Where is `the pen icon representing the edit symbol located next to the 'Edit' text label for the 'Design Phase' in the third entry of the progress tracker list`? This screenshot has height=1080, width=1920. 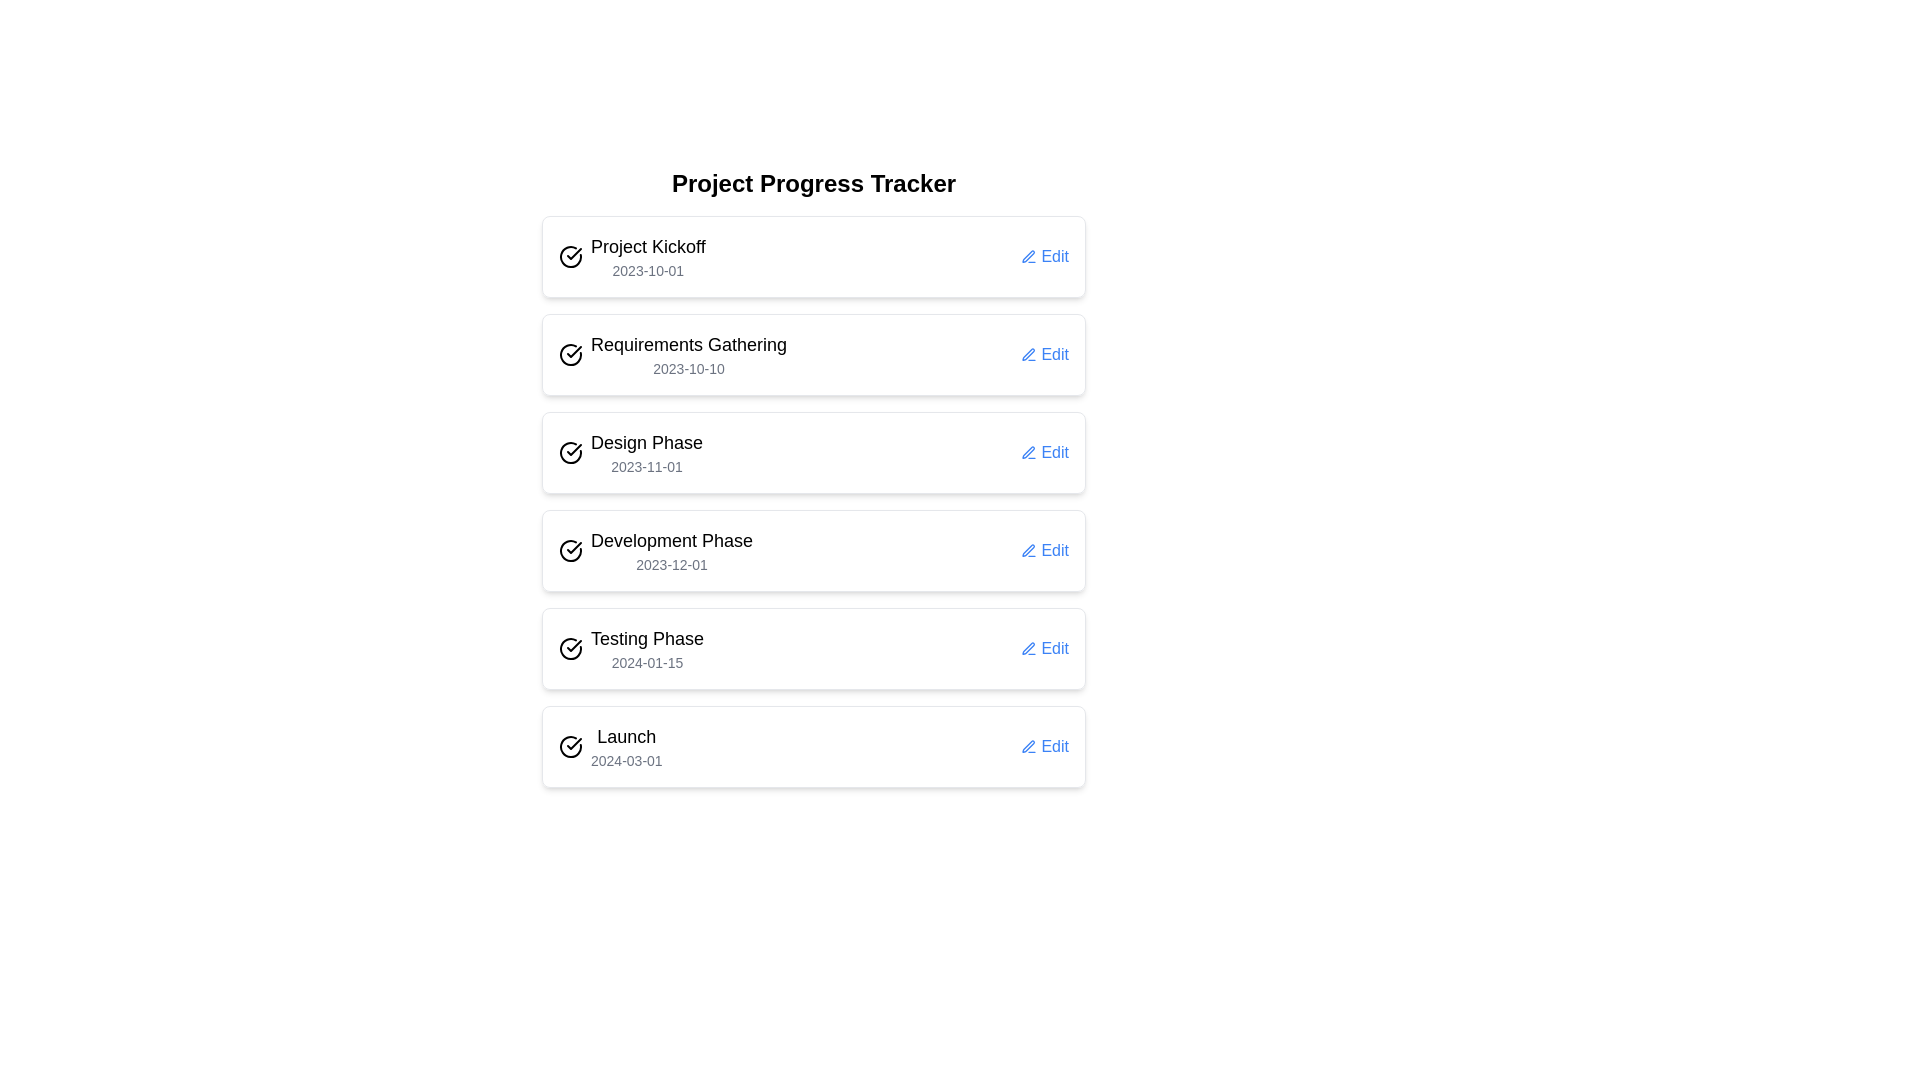
the pen icon representing the edit symbol located next to the 'Edit' text label for the 'Design Phase' in the third entry of the progress tracker list is located at coordinates (1029, 452).